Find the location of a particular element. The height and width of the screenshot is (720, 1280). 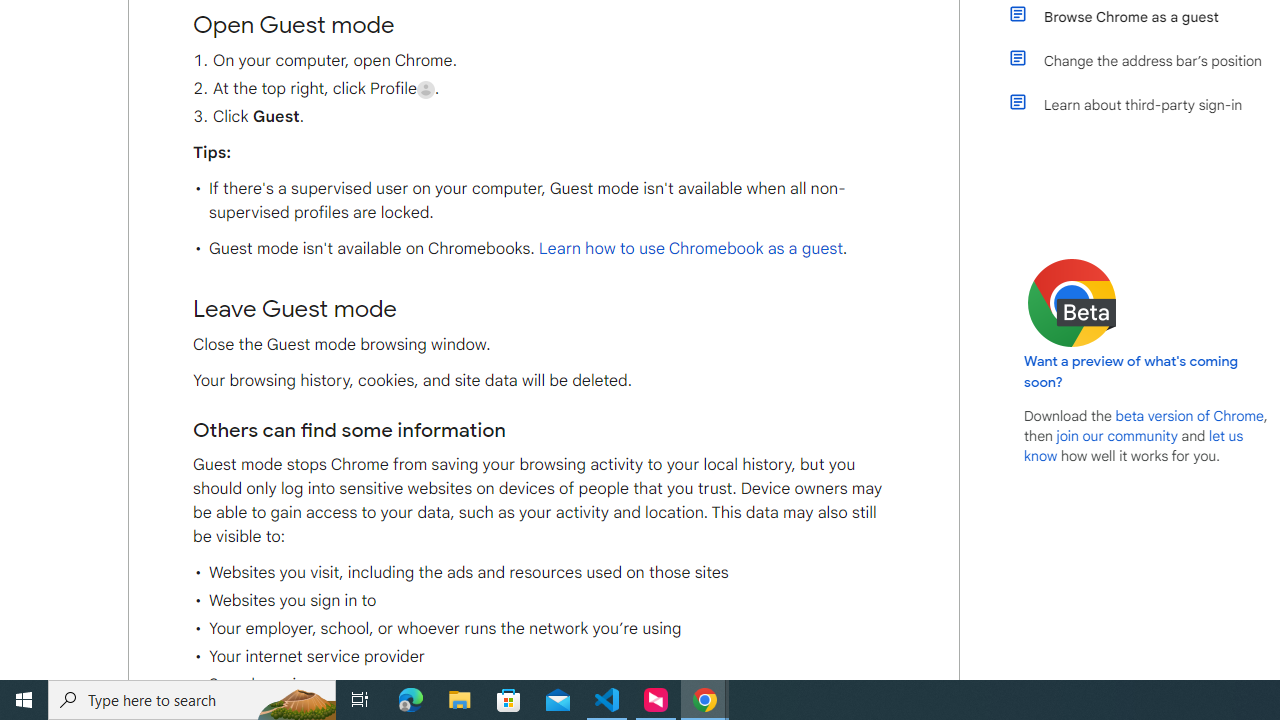

'Want a preview of what' is located at coordinates (1131, 371).